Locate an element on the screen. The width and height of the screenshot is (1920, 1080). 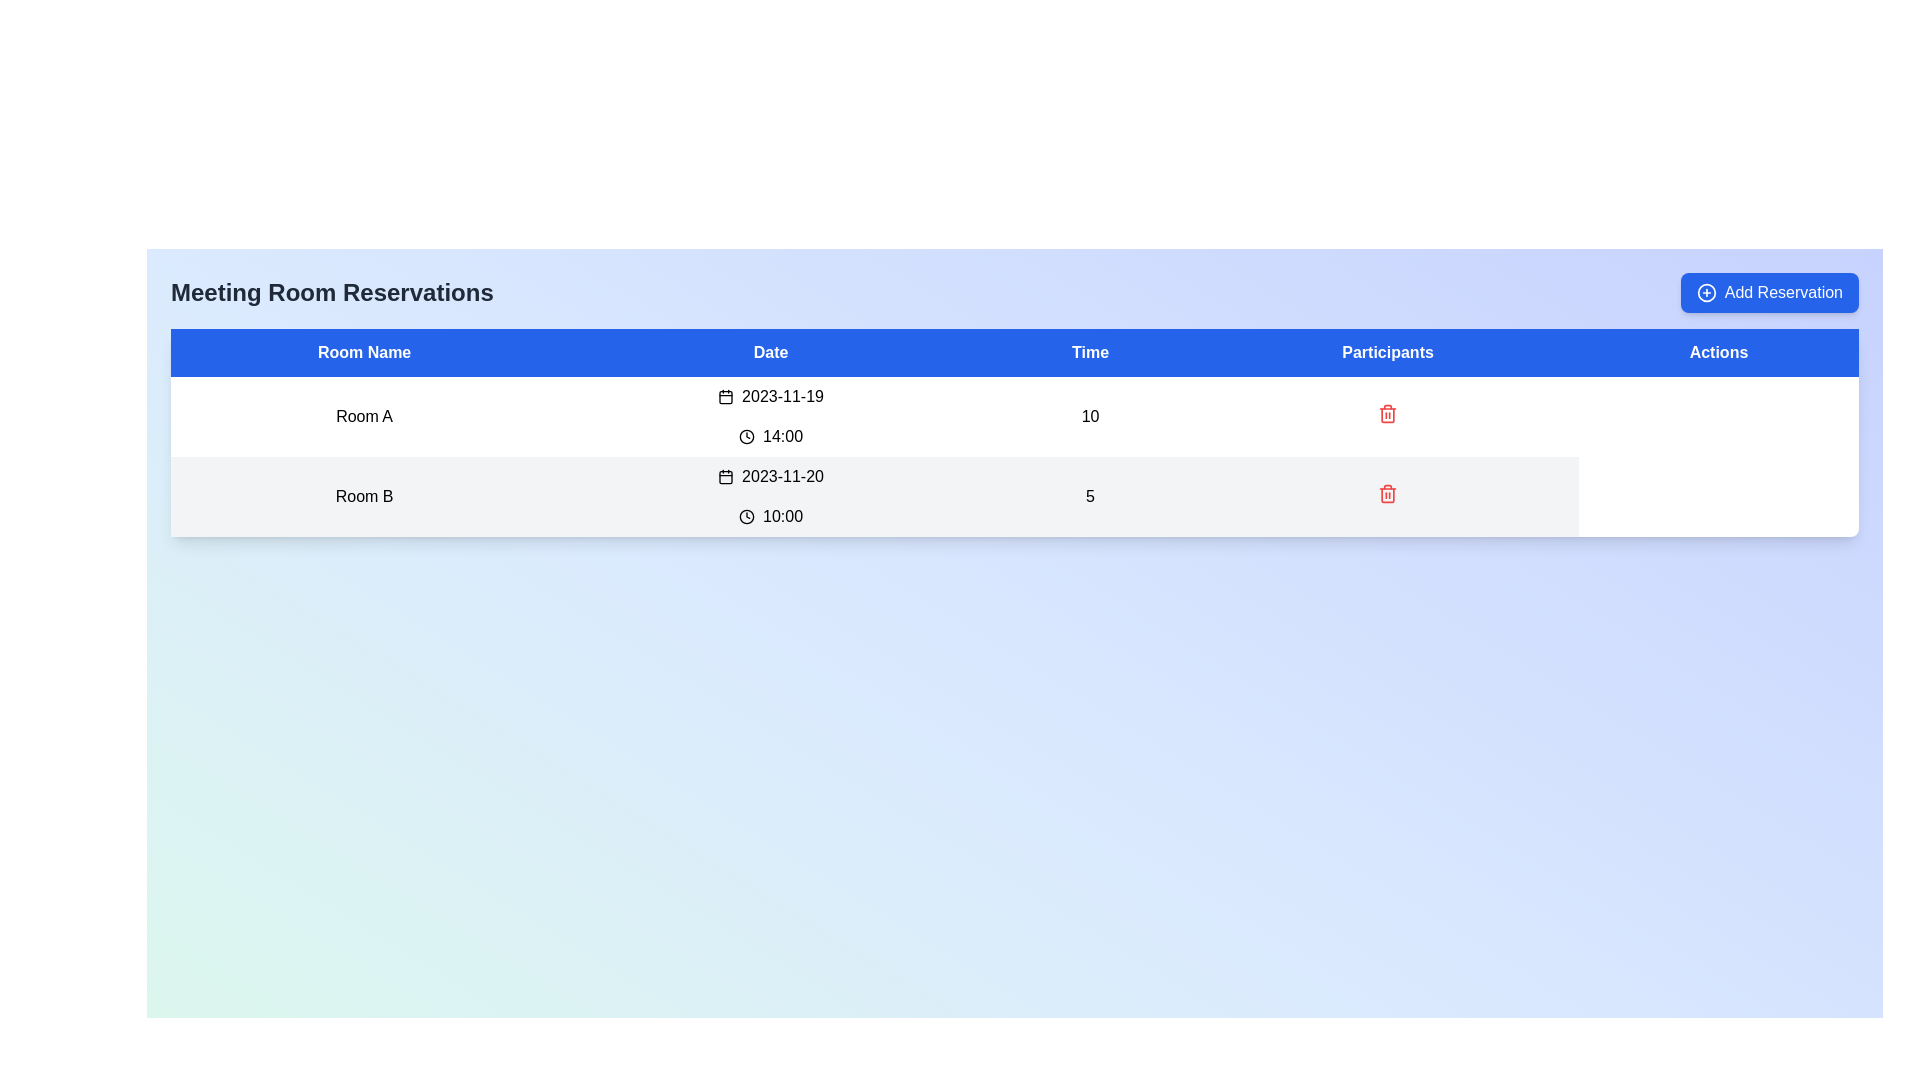
date displayed in the 'Date' column of the table row titled 'Room A', which shows '2023-11-19' next to a calendar icon is located at coordinates (770, 397).